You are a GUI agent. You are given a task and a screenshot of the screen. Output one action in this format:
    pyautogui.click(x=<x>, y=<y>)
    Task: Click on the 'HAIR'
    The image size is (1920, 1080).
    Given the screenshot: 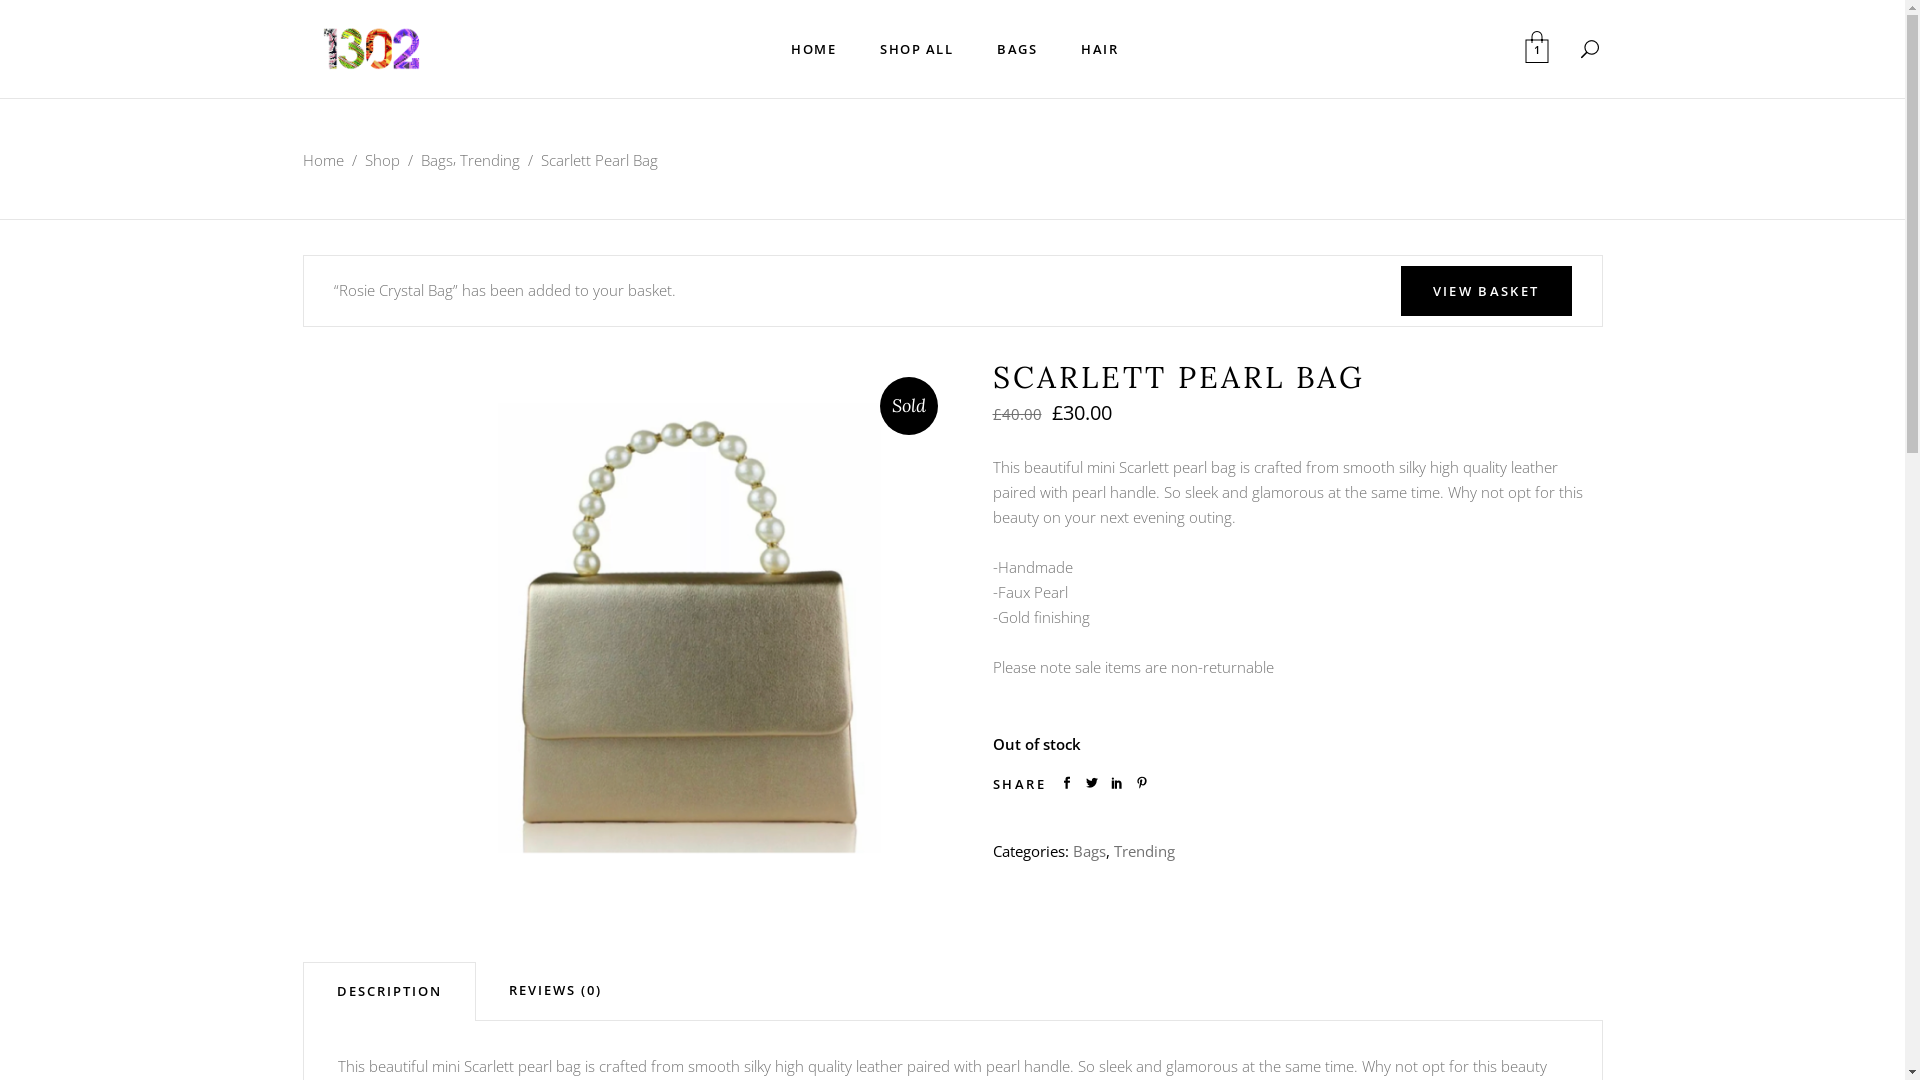 What is the action you would take?
    pyautogui.click(x=1098, y=48)
    